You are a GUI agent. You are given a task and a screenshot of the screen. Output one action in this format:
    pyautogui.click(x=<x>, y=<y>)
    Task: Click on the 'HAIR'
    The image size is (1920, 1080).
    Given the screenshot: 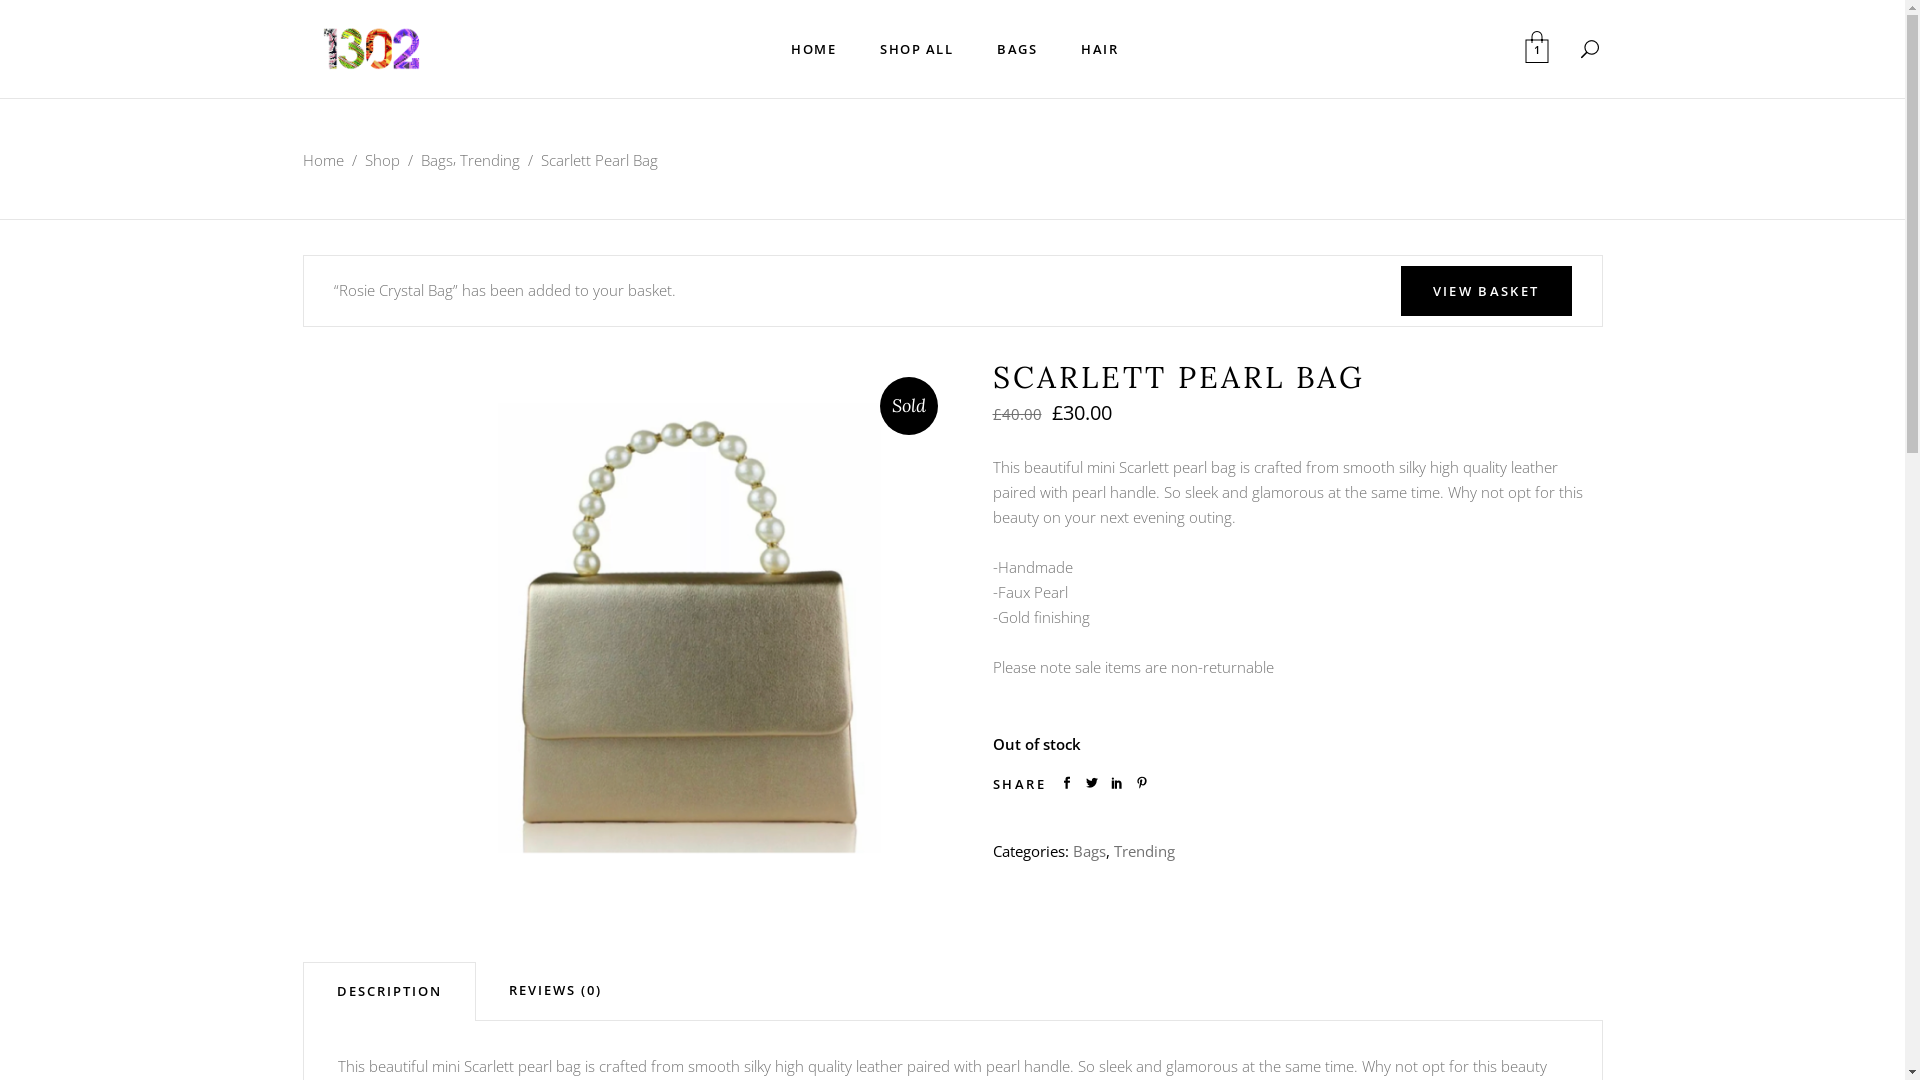 What is the action you would take?
    pyautogui.click(x=1098, y=48)
    